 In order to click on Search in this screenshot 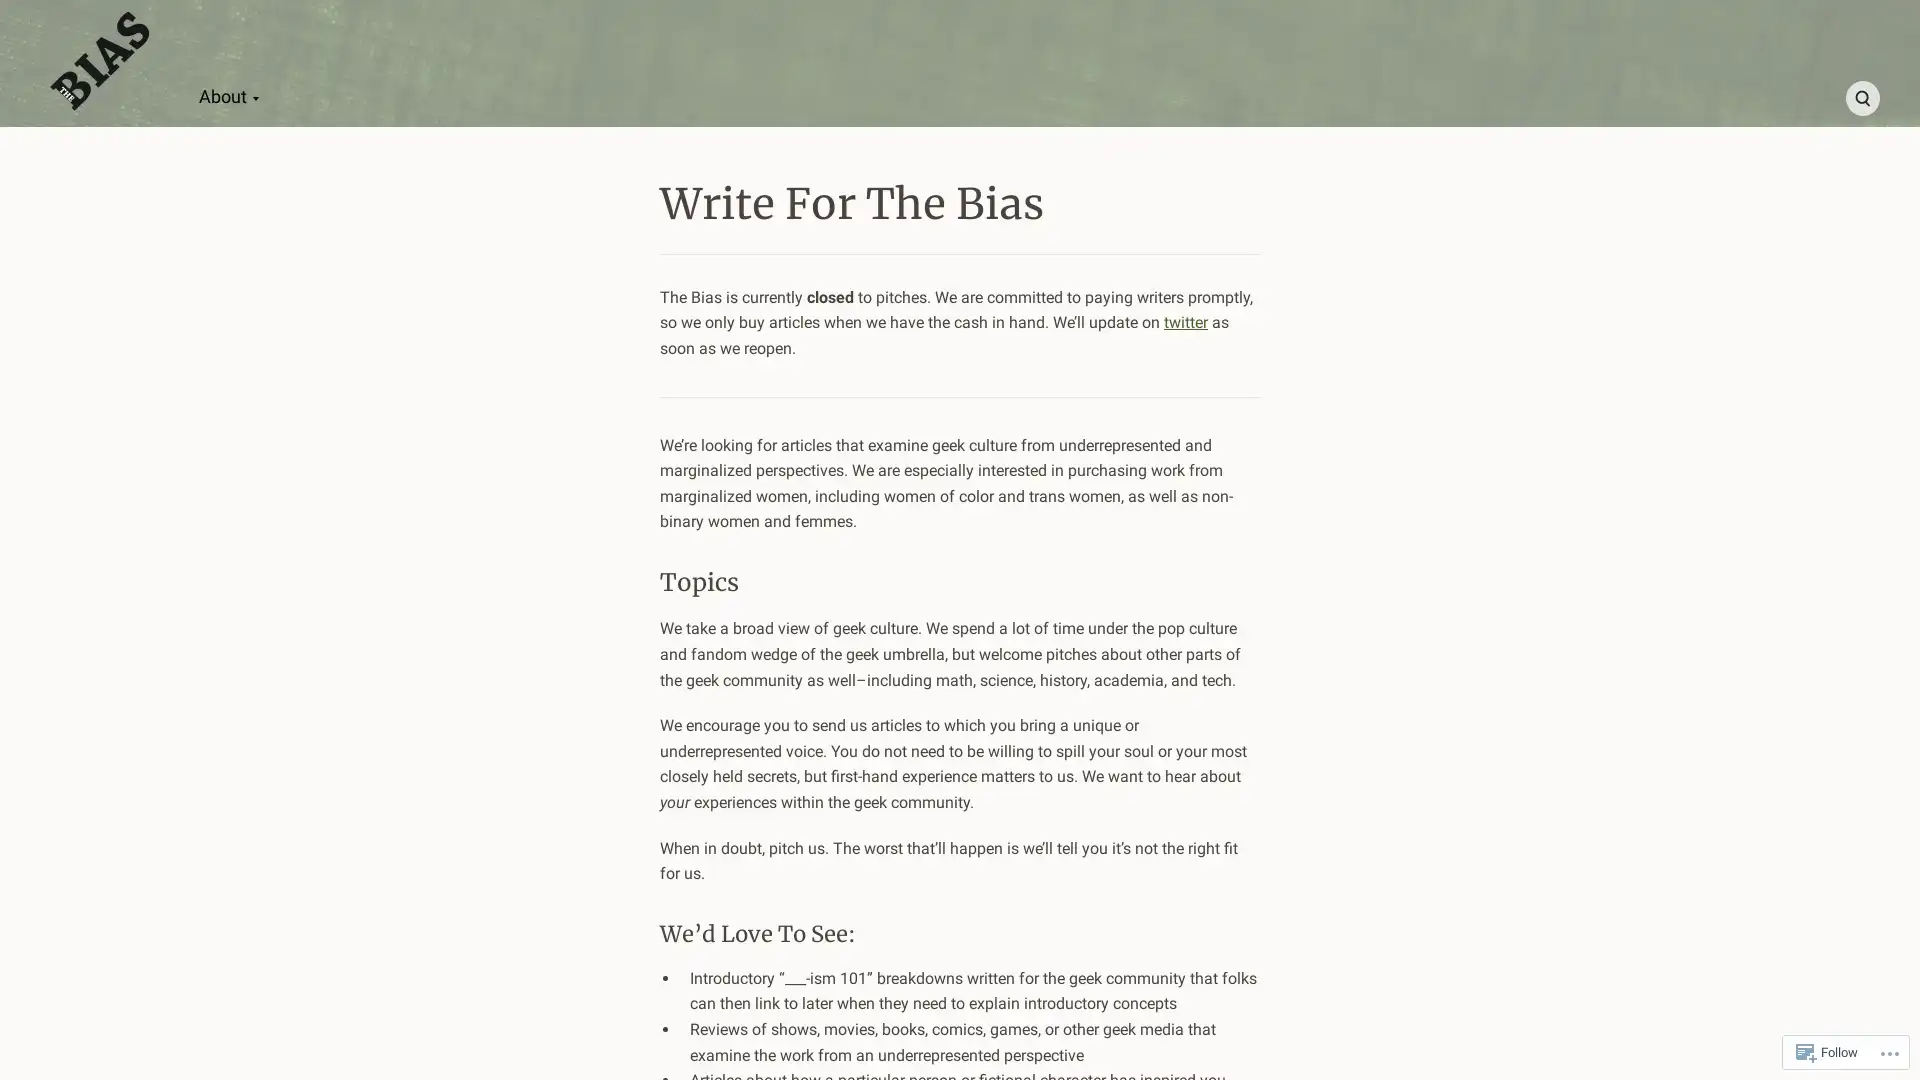, I will do `click(1861, 98)`.